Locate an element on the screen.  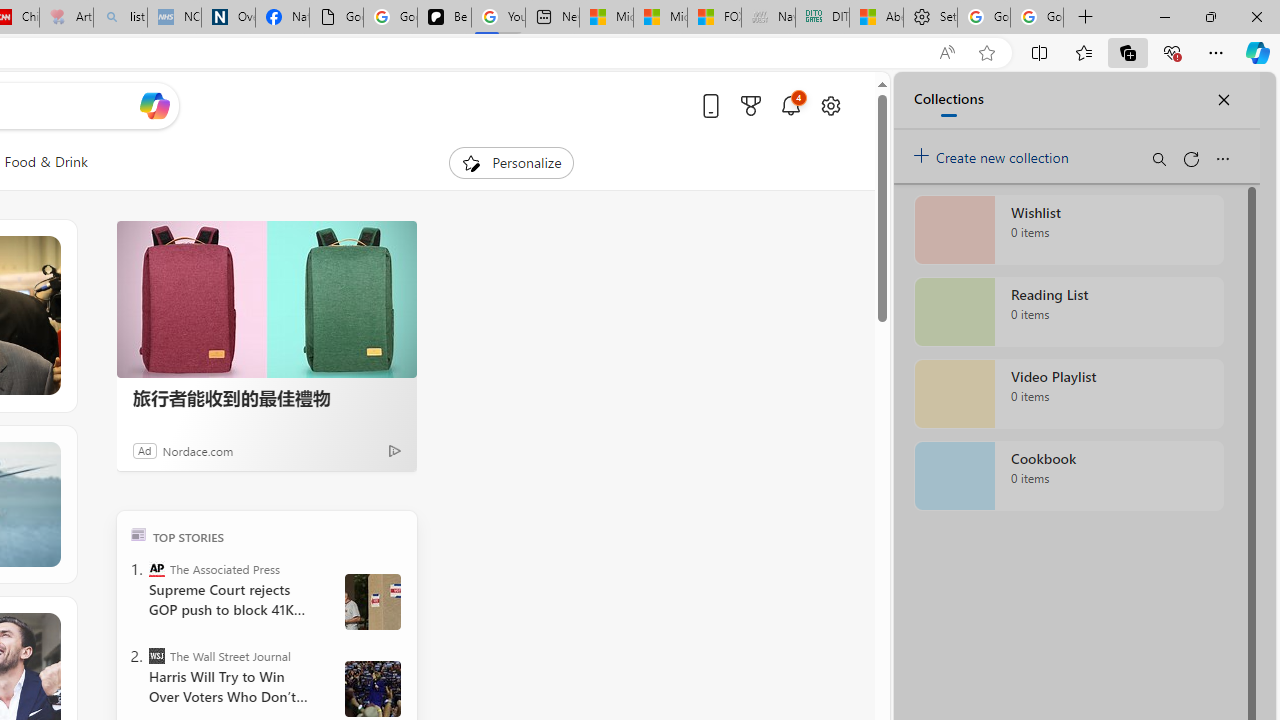
'Microsoft rewards' is located at coordinates (749, 105).